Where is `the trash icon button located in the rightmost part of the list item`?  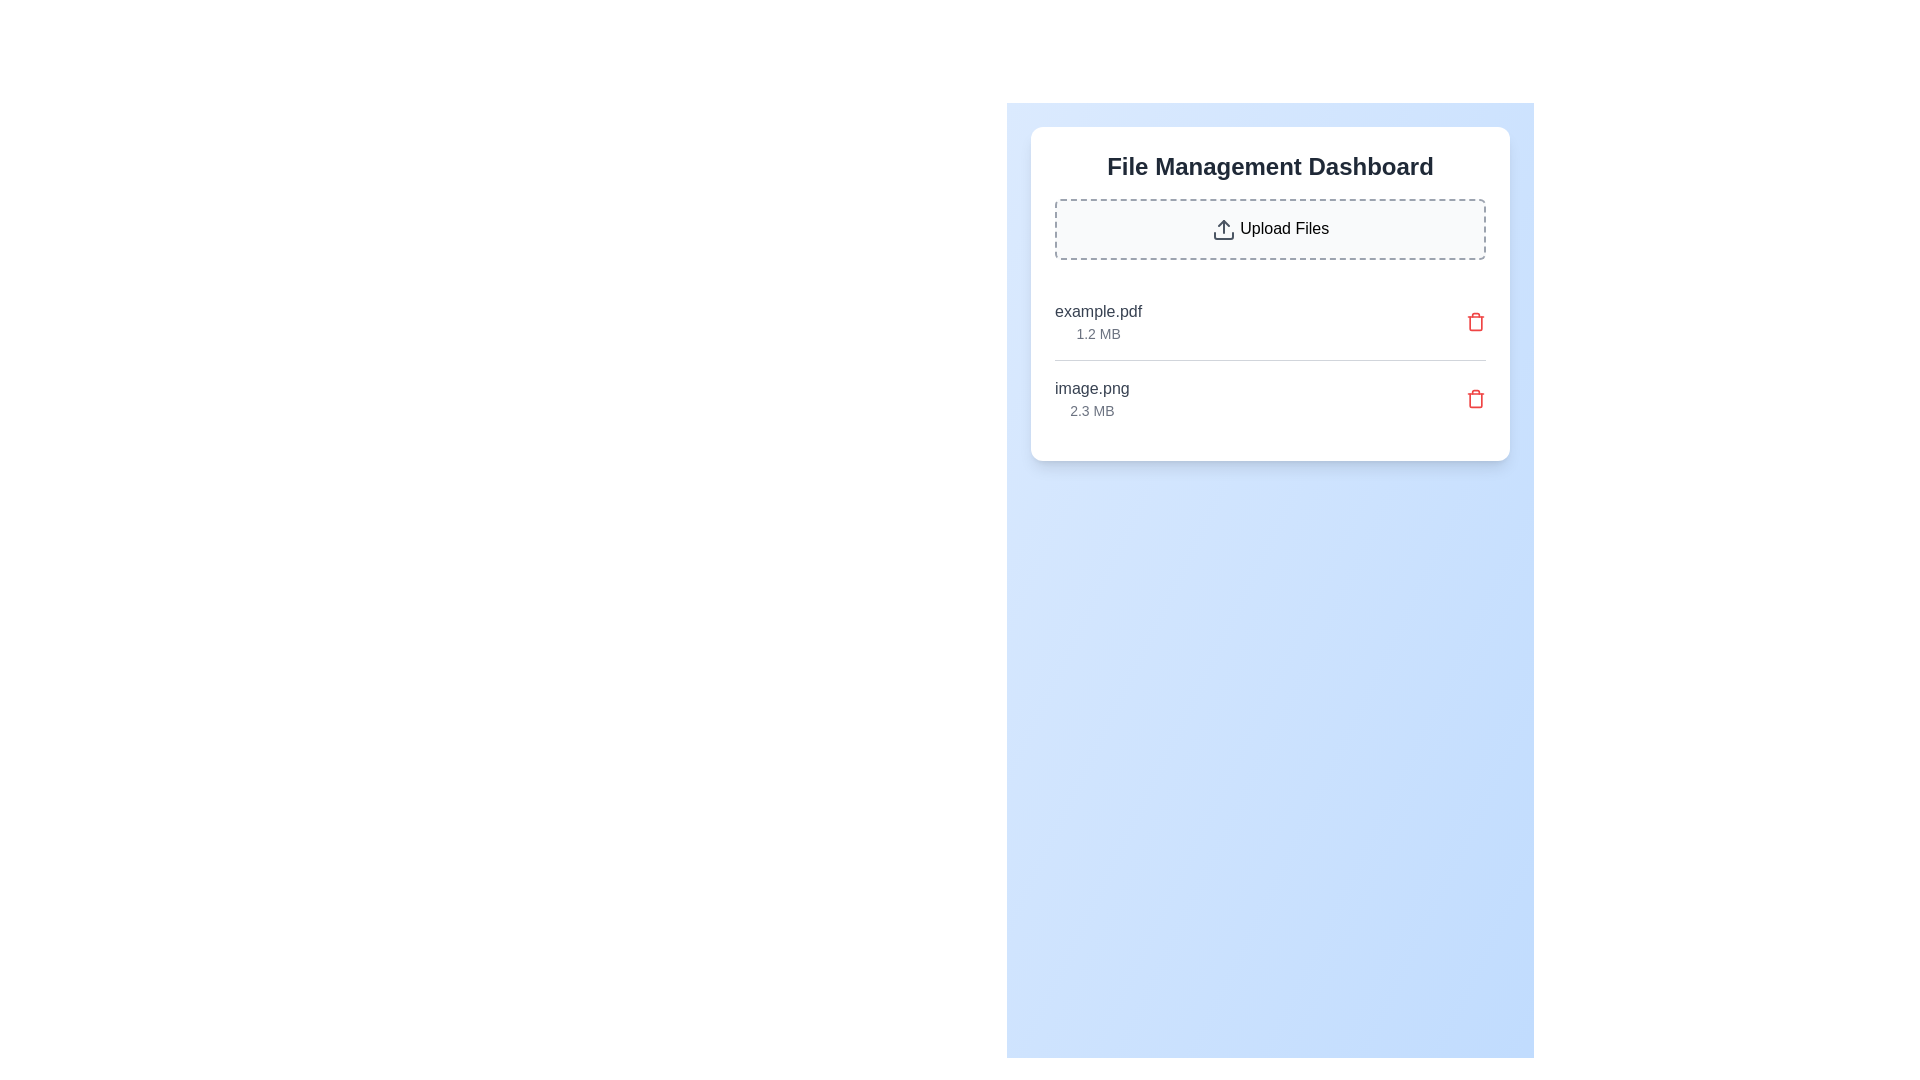
the trash icon button located in the rightmost part of the list item is located at coordinates (1476, 319).